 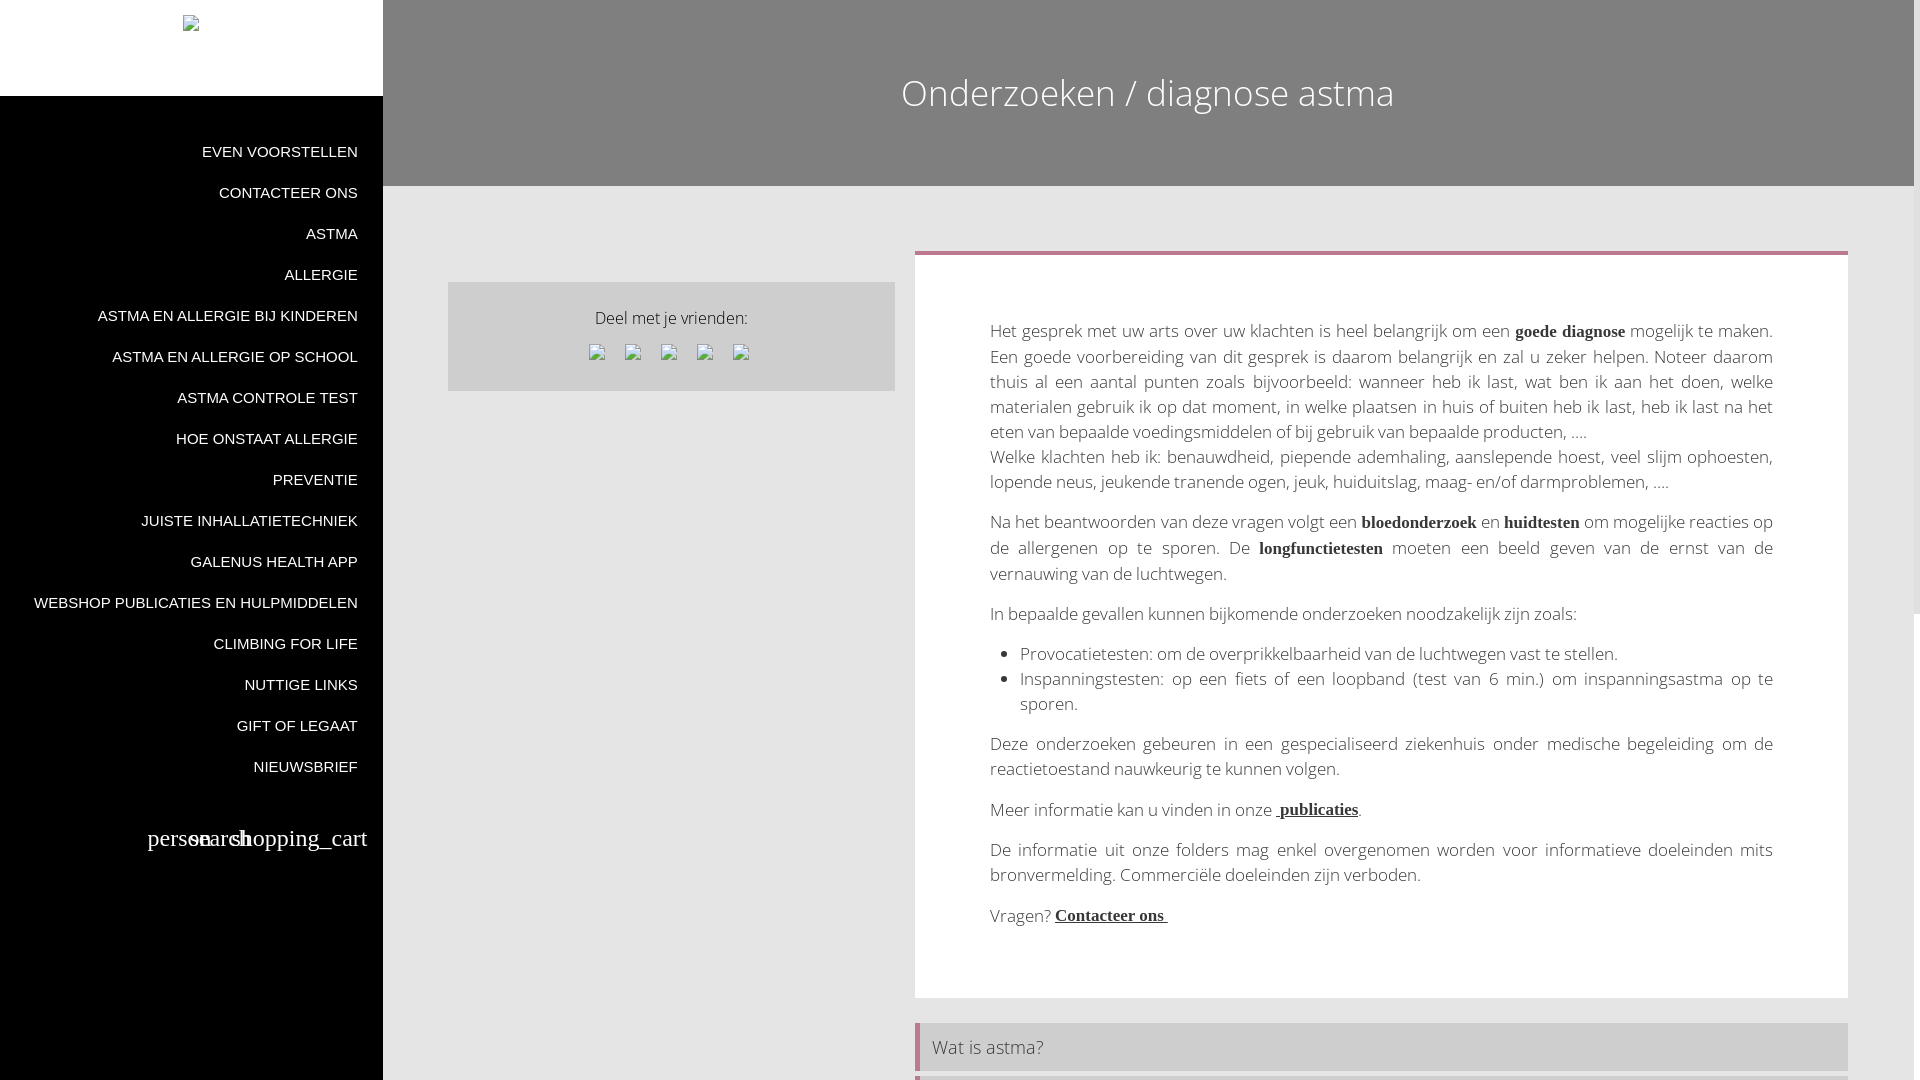 I want to click on 'JUISTE INHALLATIETECHNIEK', so click(x=191, y=519).